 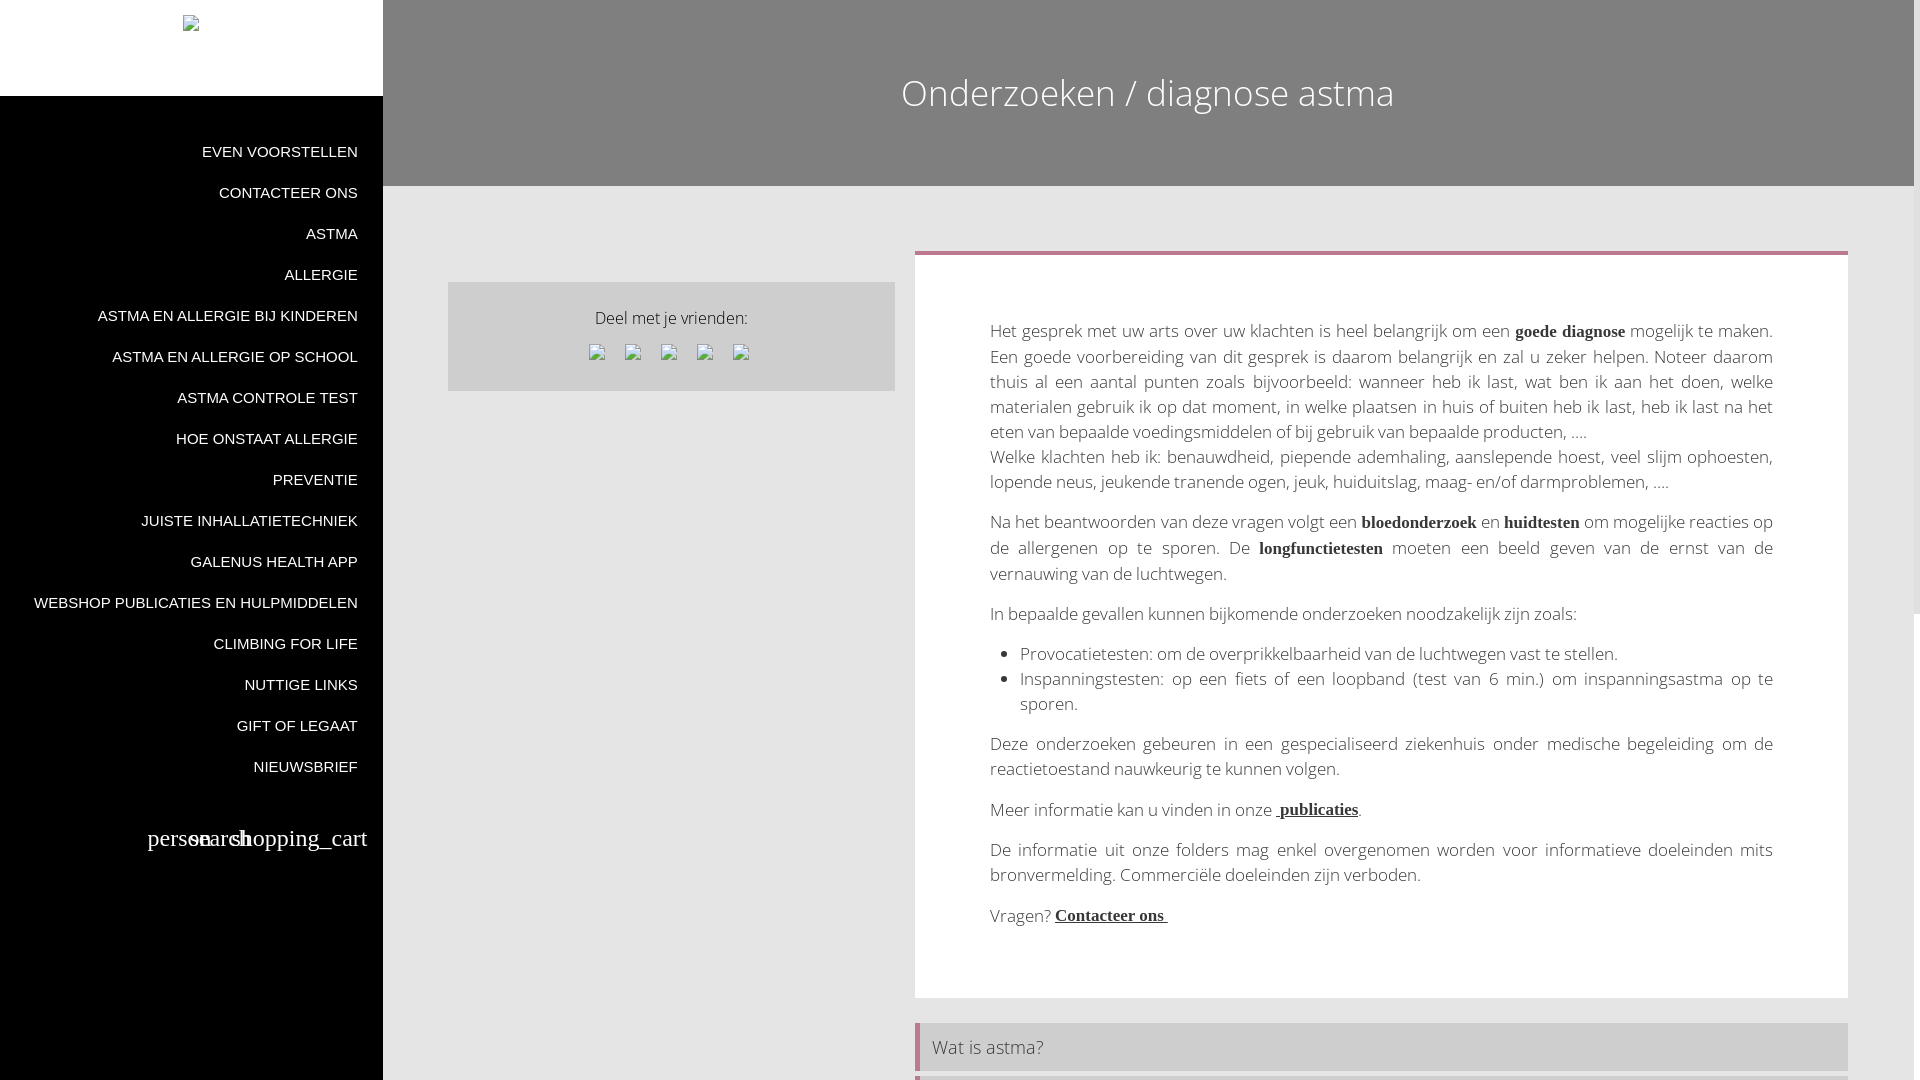 I want to click on 'JUISTE INHALLATIETECHNIEK', so click(x=191, y=519).